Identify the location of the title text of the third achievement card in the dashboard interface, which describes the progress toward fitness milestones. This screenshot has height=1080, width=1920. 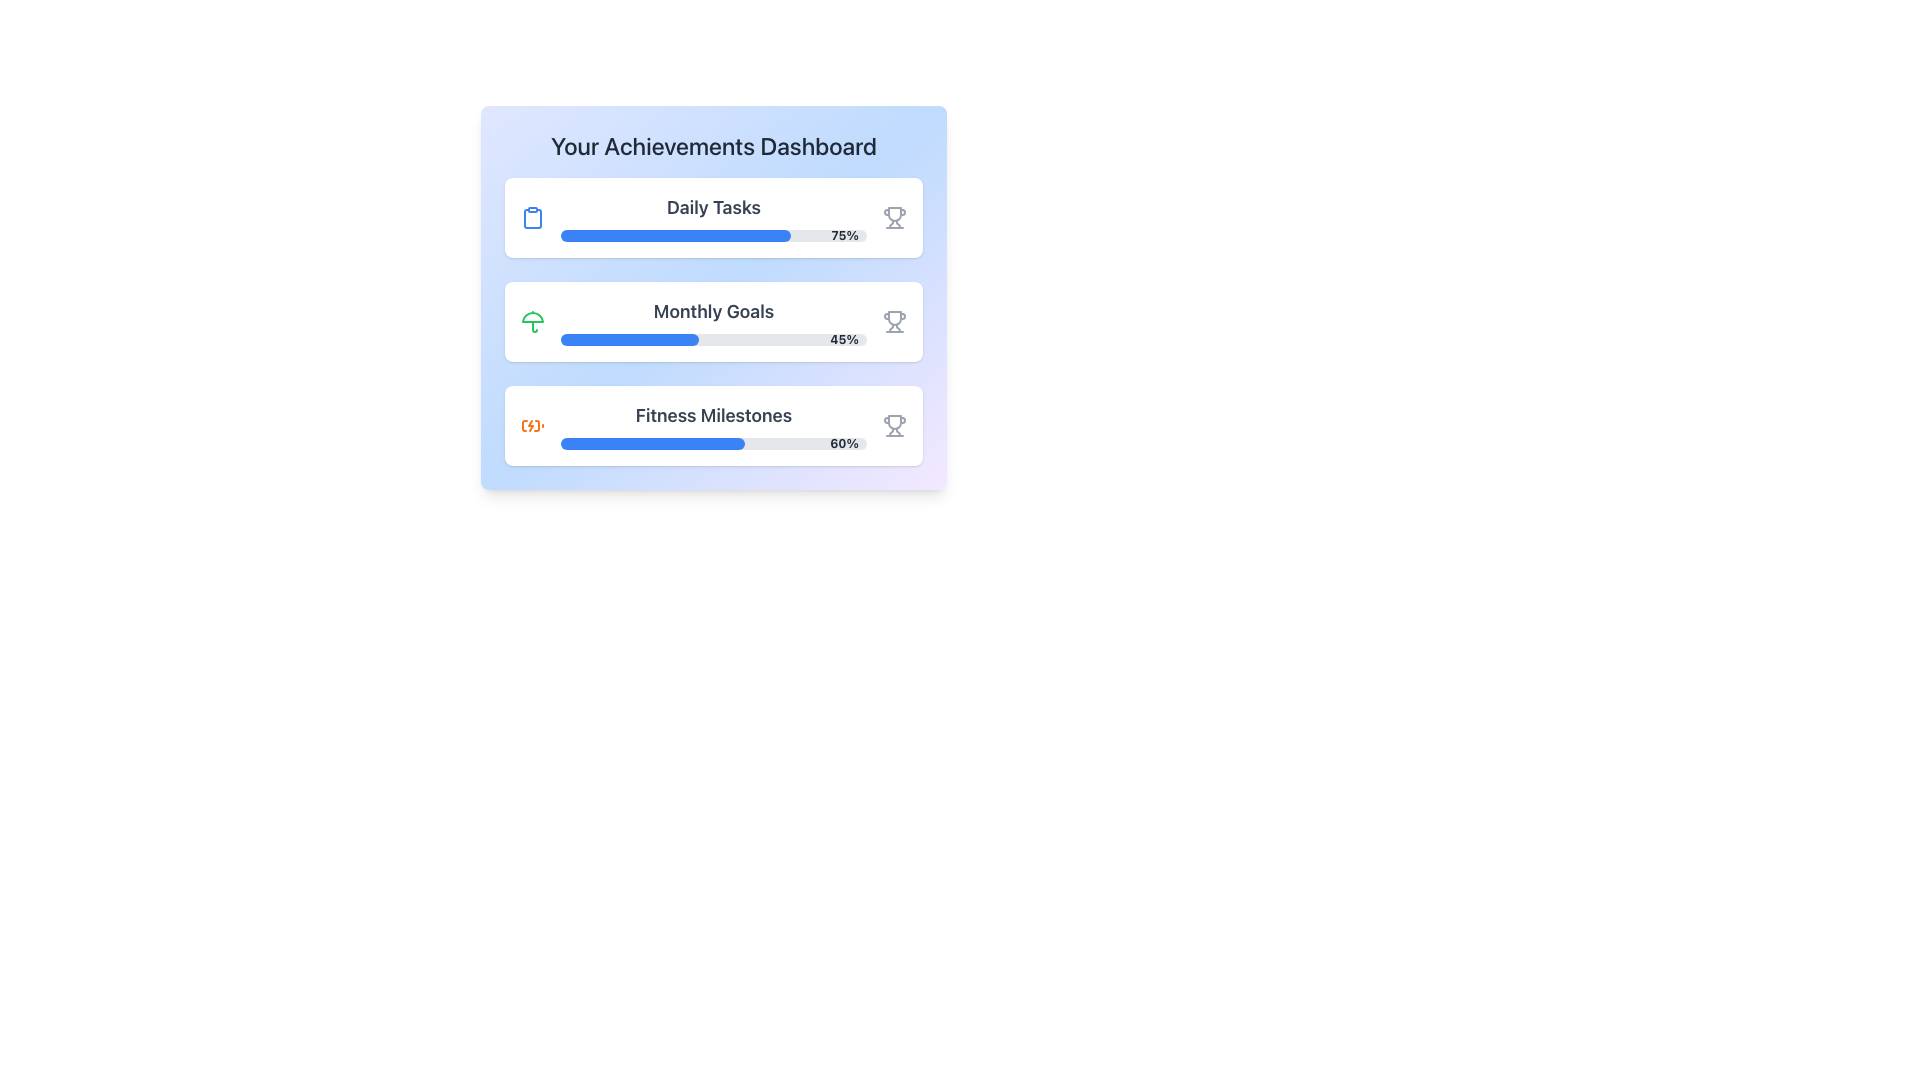
(714, 415).